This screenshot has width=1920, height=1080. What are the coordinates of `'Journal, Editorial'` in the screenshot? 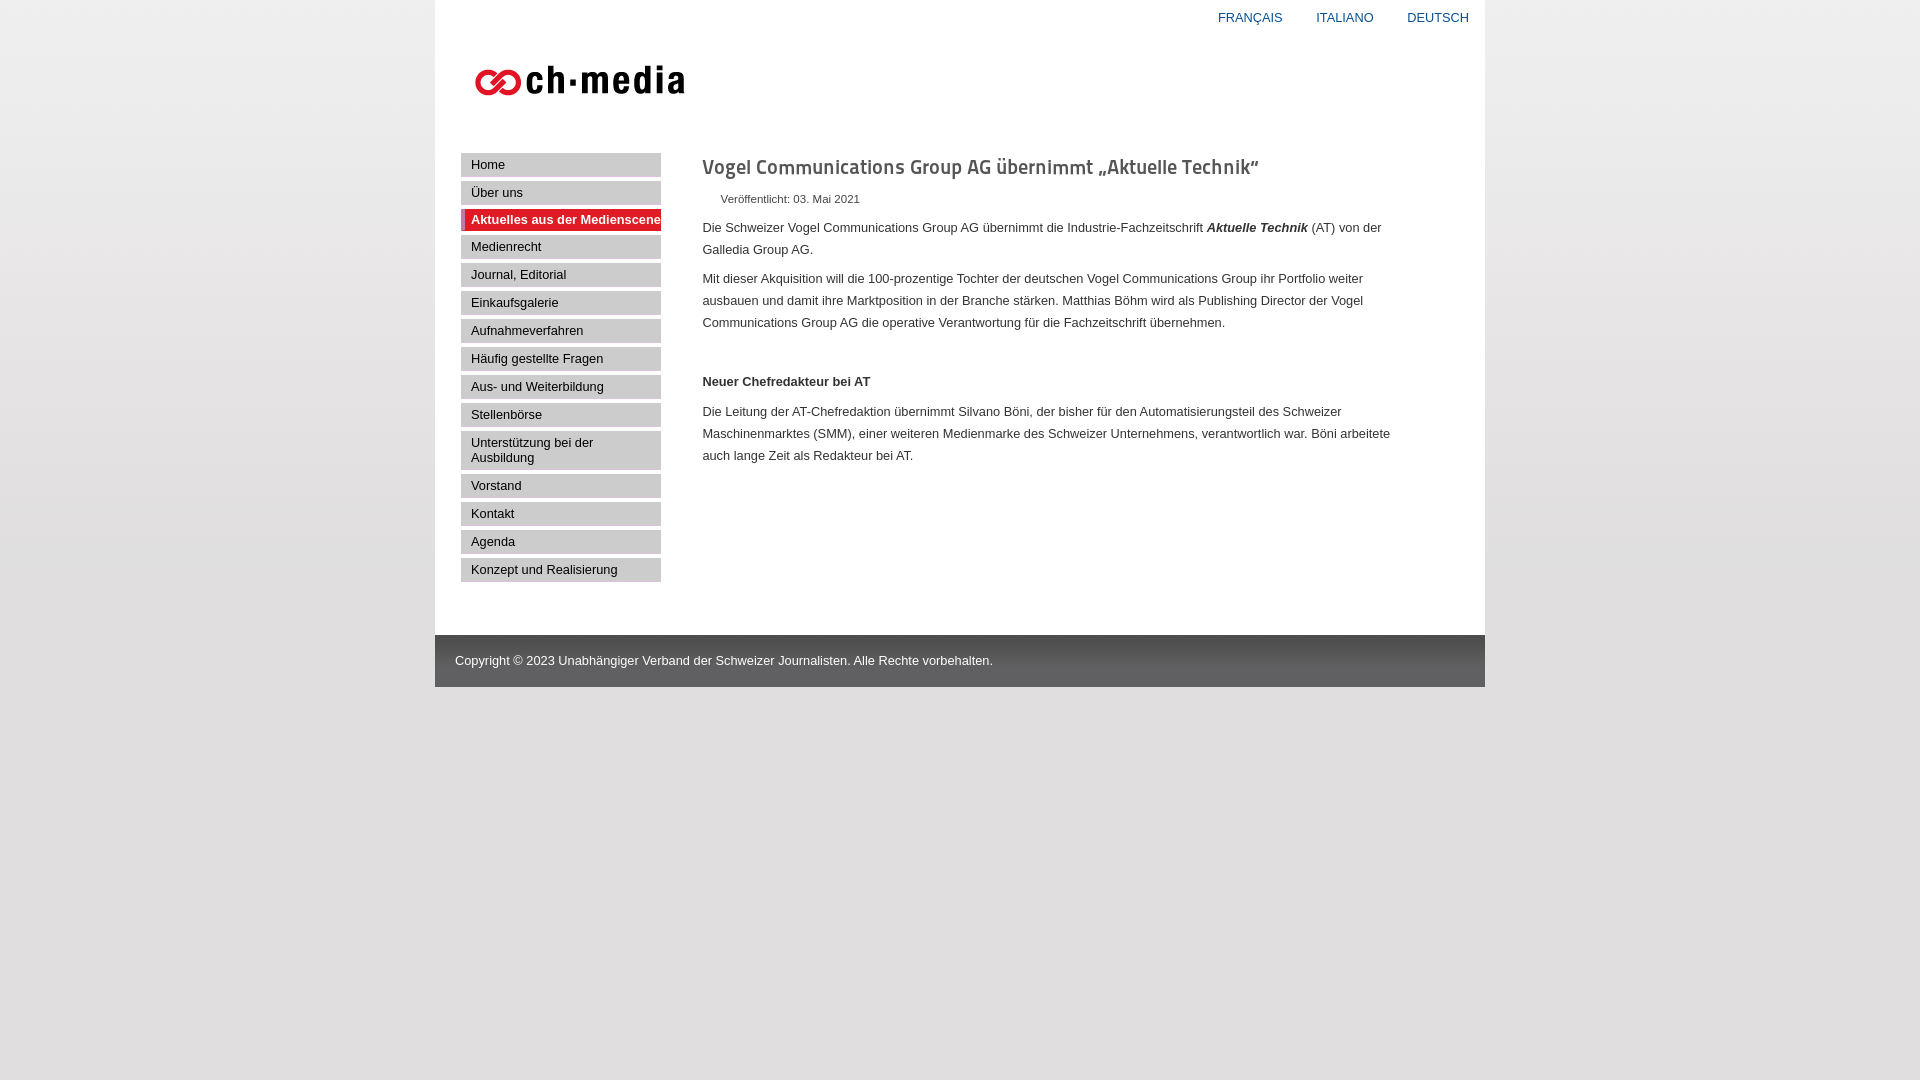 It's located at (560, 274).